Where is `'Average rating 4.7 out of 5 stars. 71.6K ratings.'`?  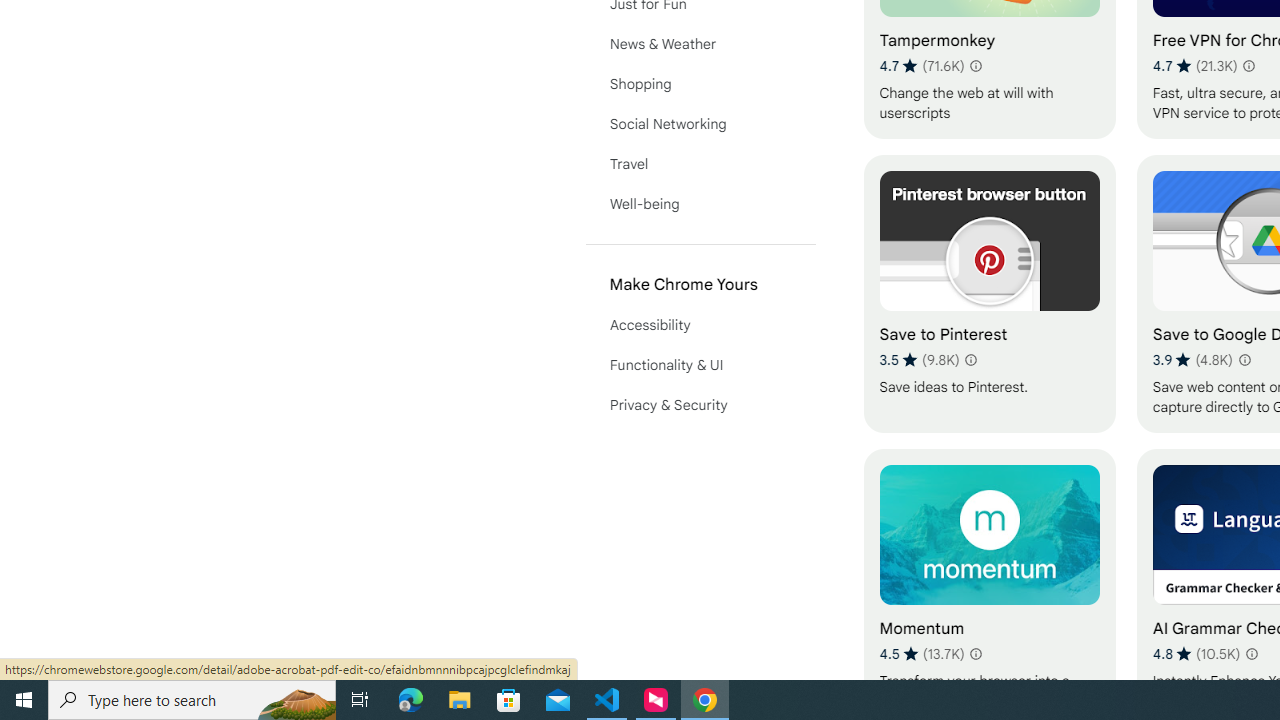
'Average rating 4.7 out of 5 stars. 71.6K ratings.' is located at coordinates (921, 65).